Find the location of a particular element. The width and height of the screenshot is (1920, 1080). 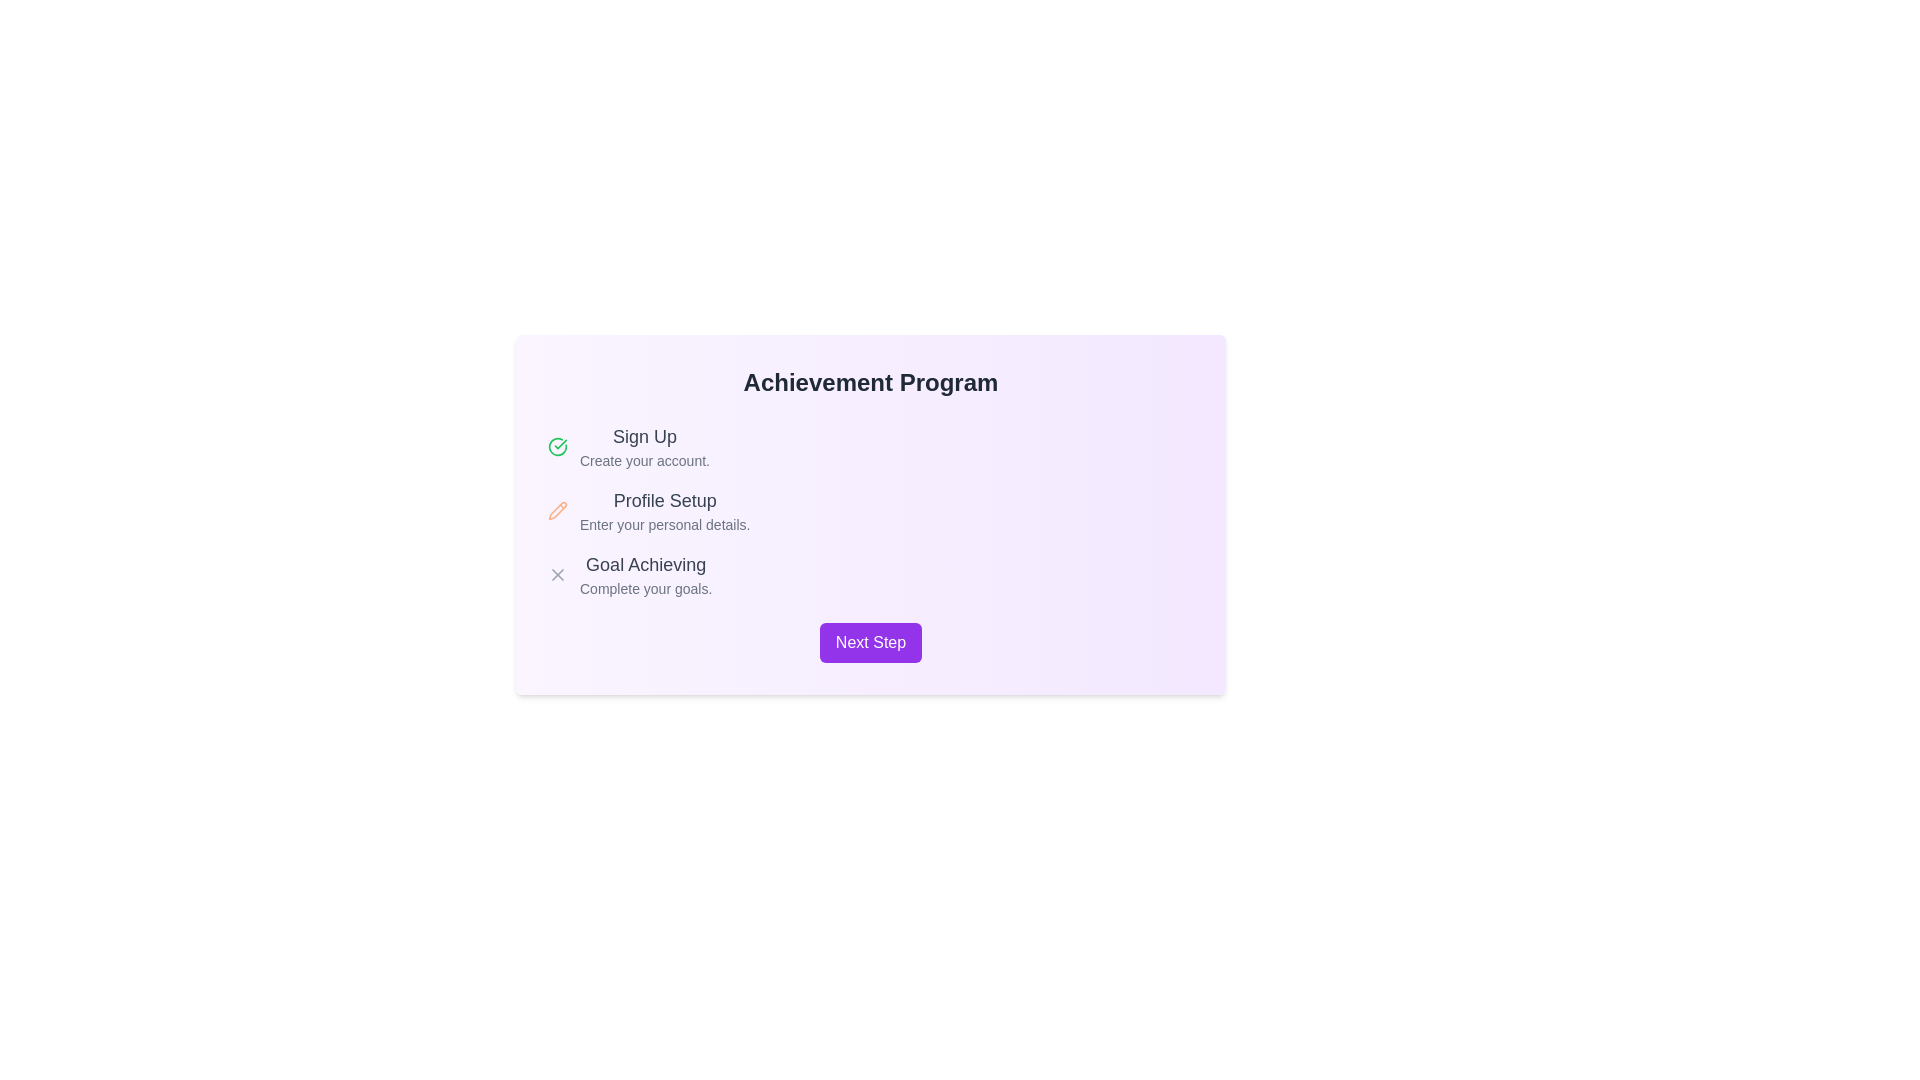

the 'Profile Setup' text label, which serves as a section title in the multi-step process, located above the subtext 'Enter your personal details.' is located at coordinates (665, 500).